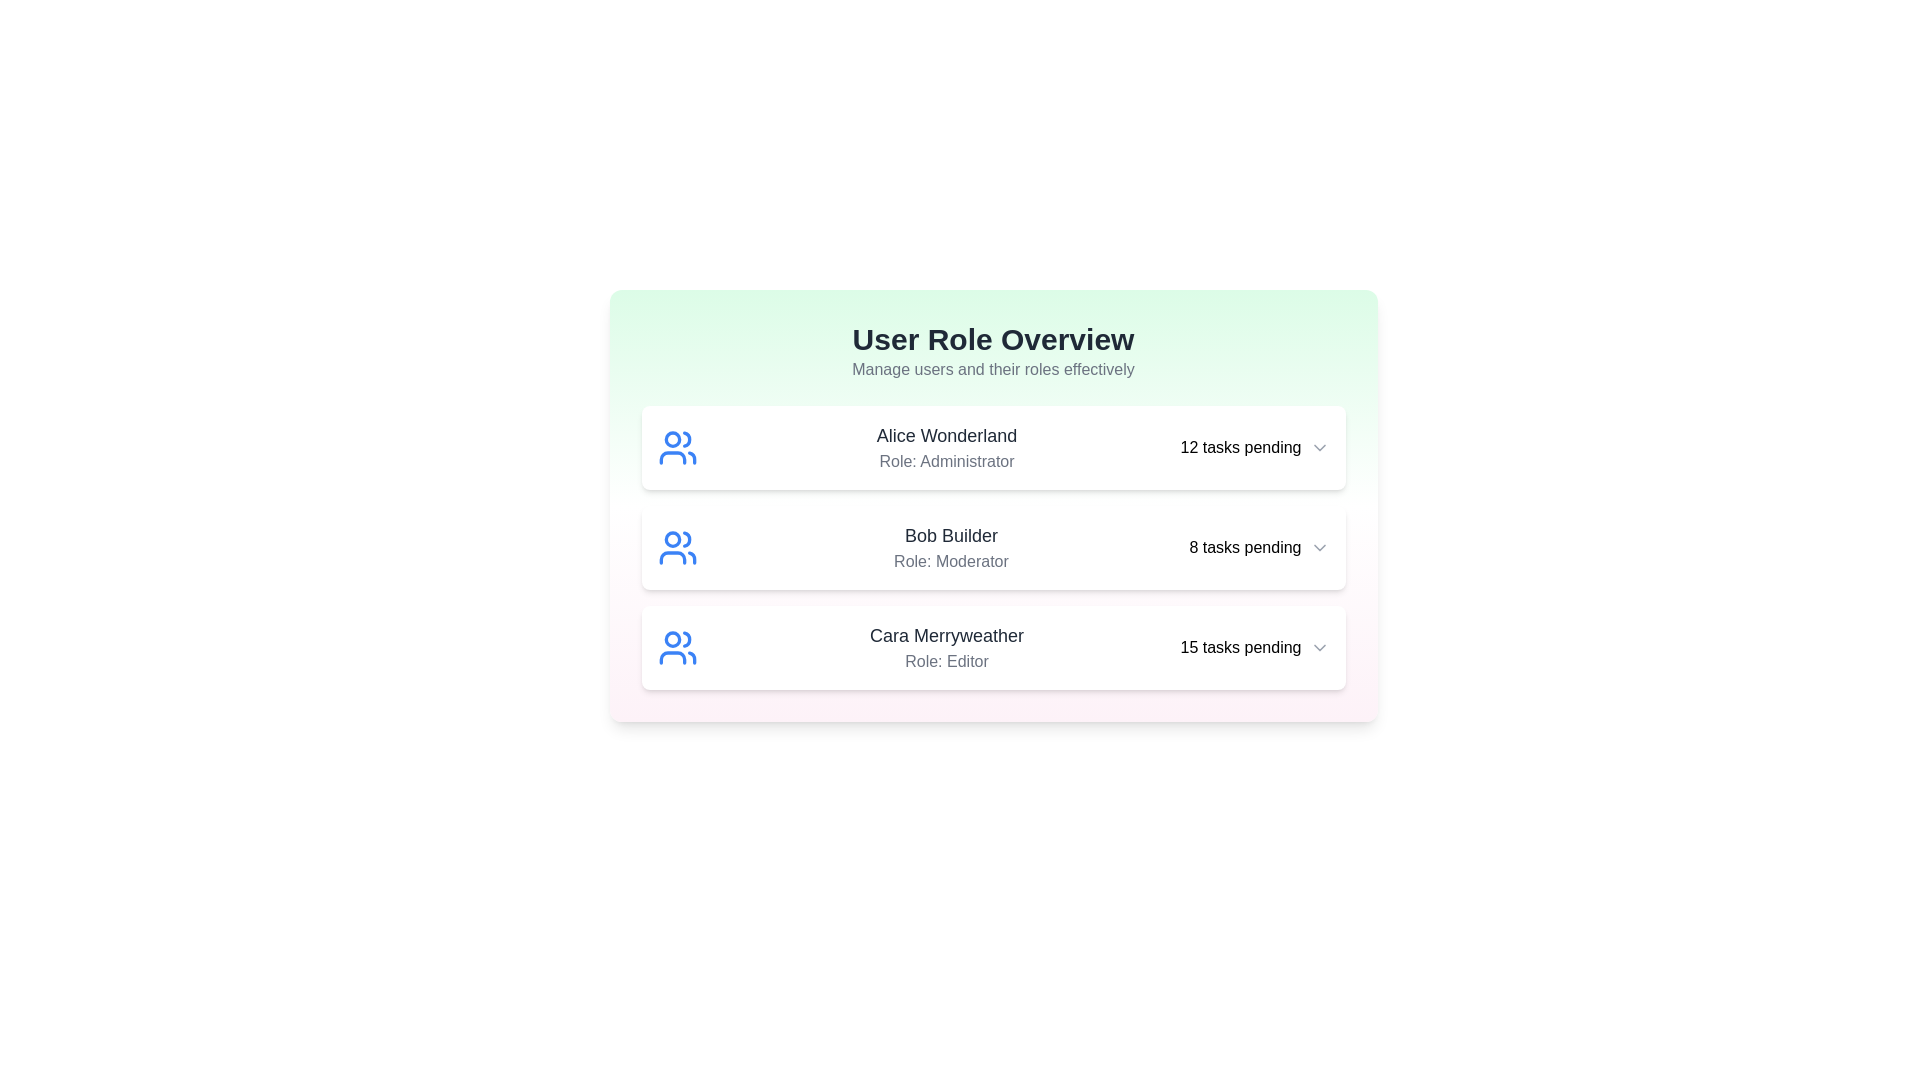  I want to click on the user item corresponding to Alice Wonderland, so click(993, 446).